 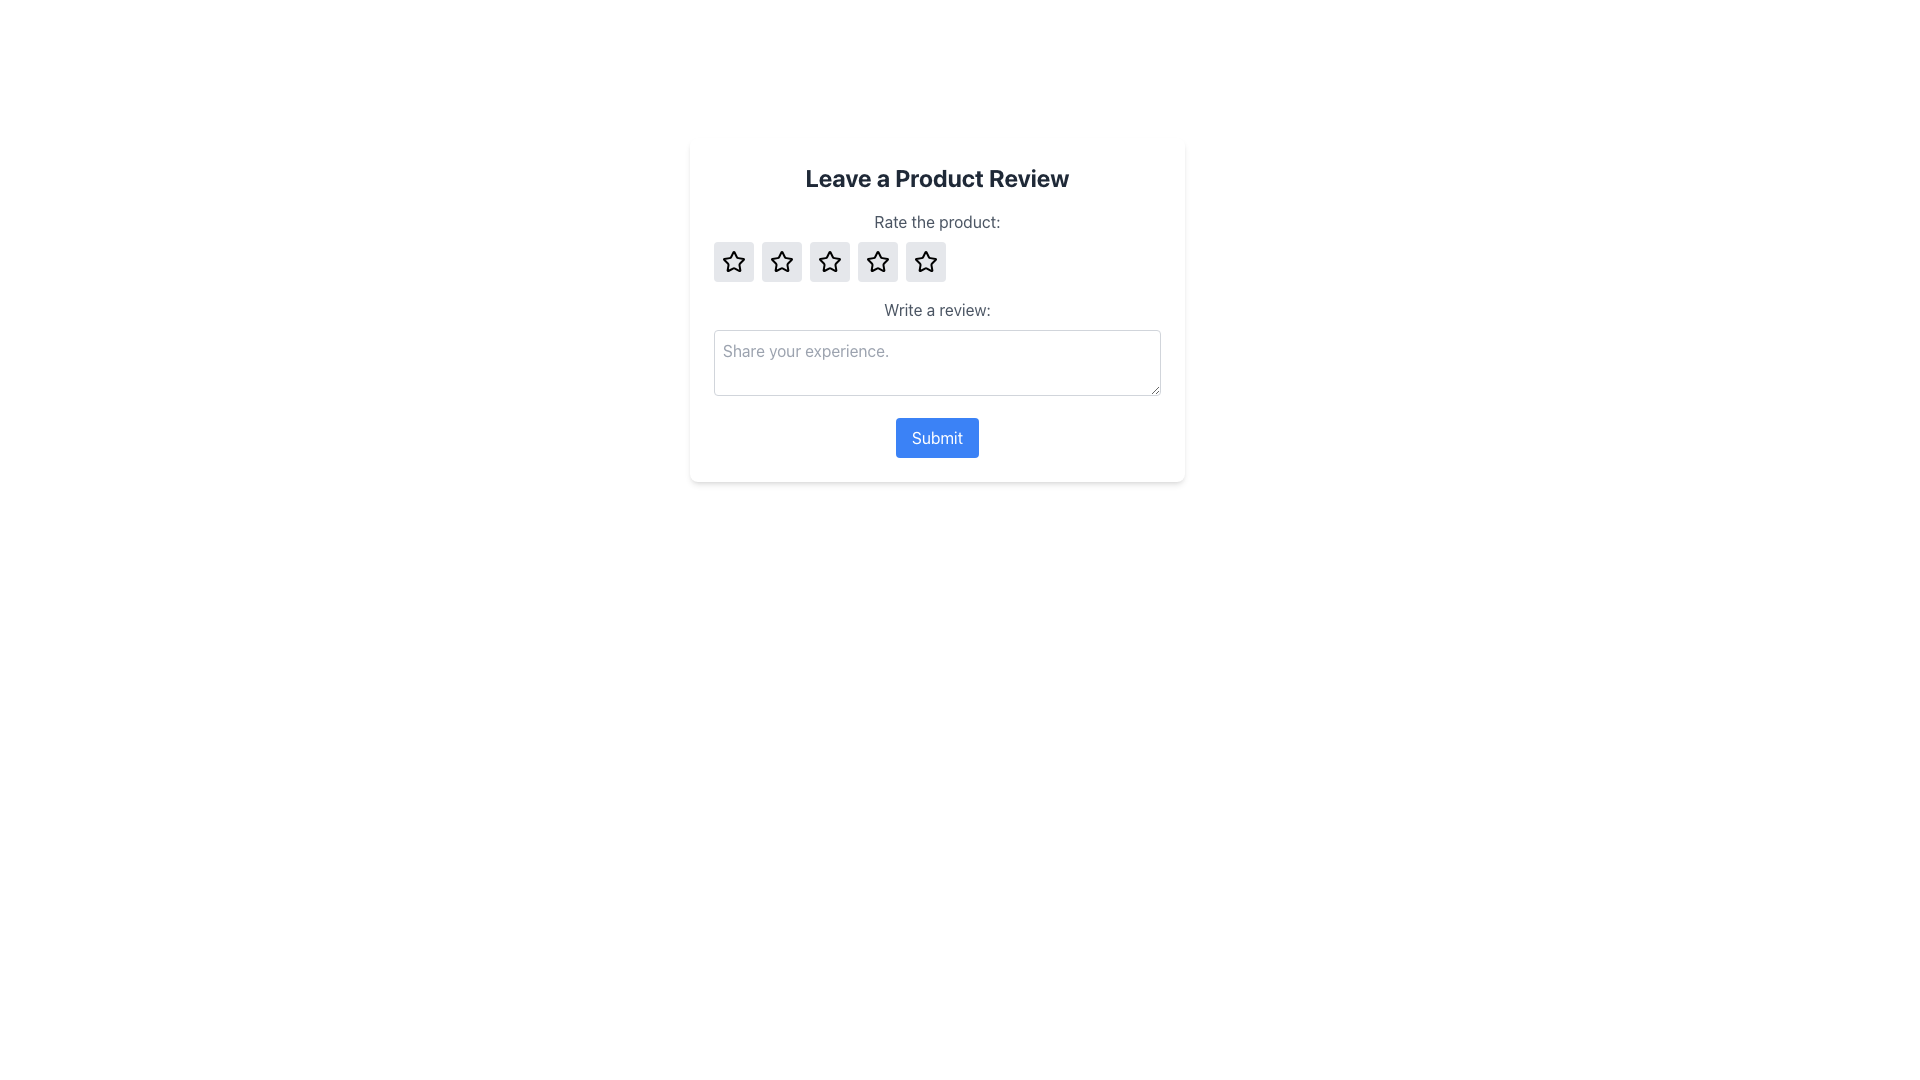 I want to click on the second star icon from the left in the 'Rate the product' section, so click(x=781, y=260).